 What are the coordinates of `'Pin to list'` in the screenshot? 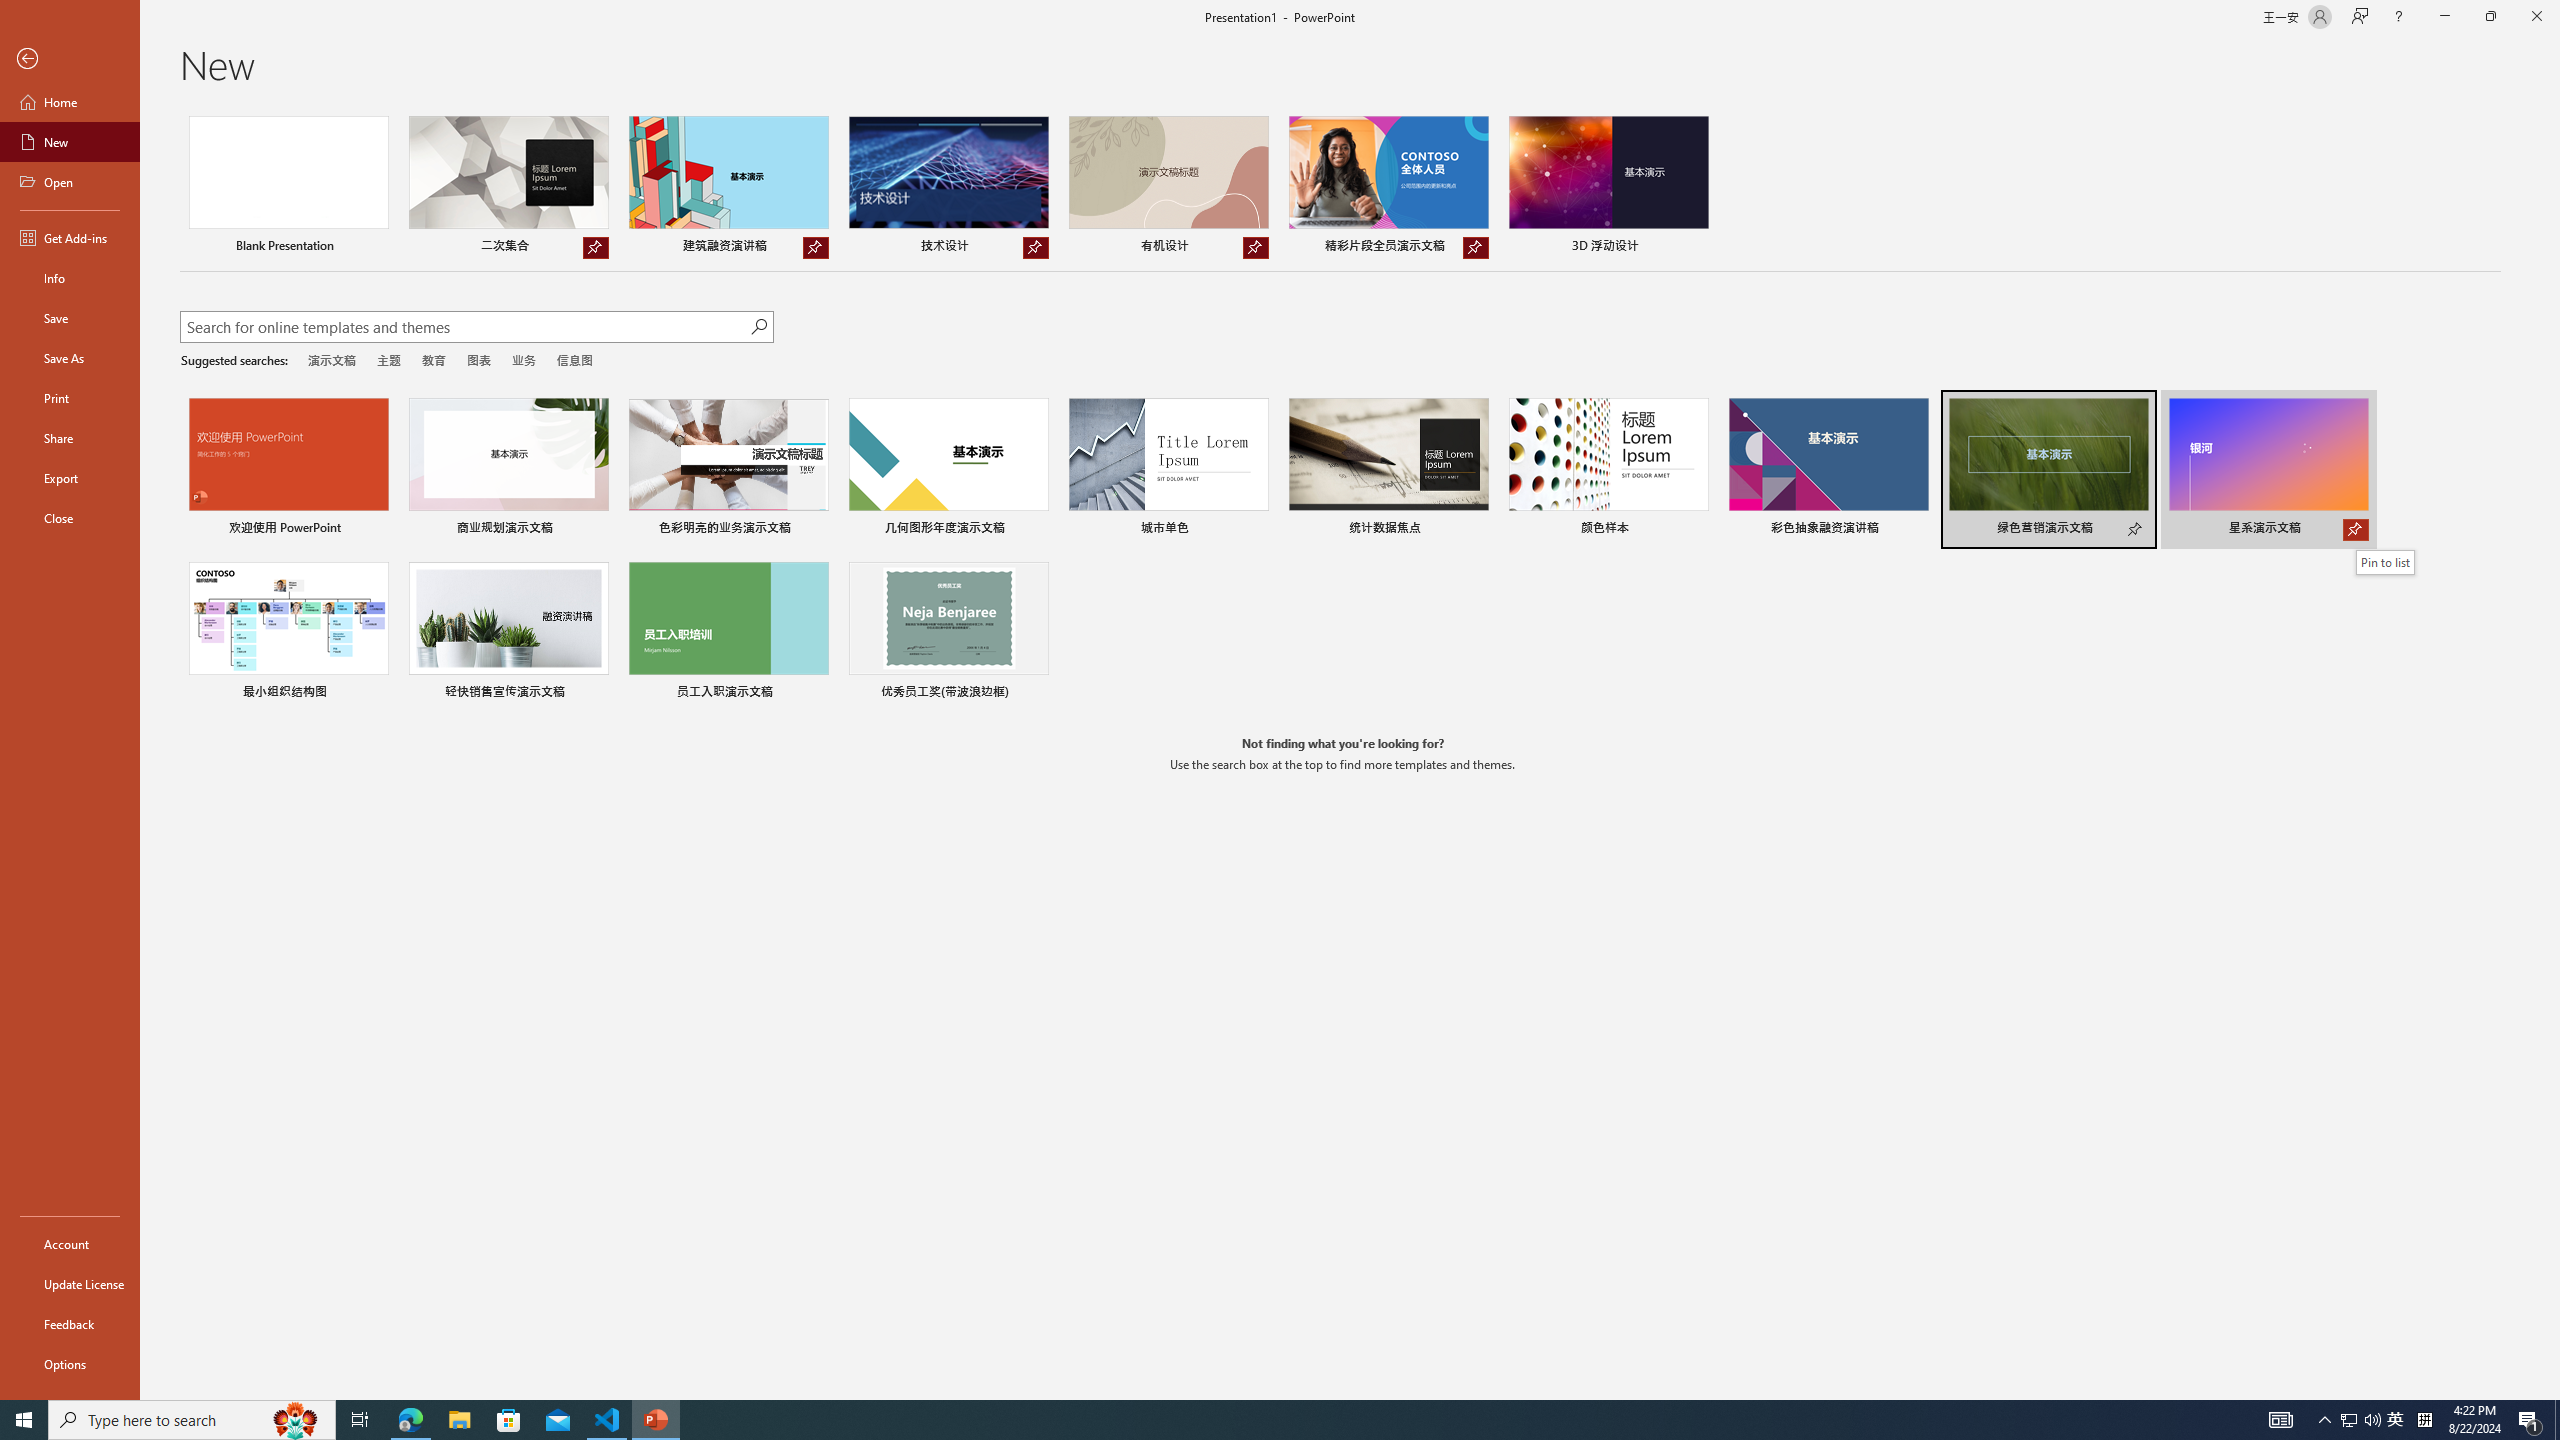 It's located at (2384, 562).